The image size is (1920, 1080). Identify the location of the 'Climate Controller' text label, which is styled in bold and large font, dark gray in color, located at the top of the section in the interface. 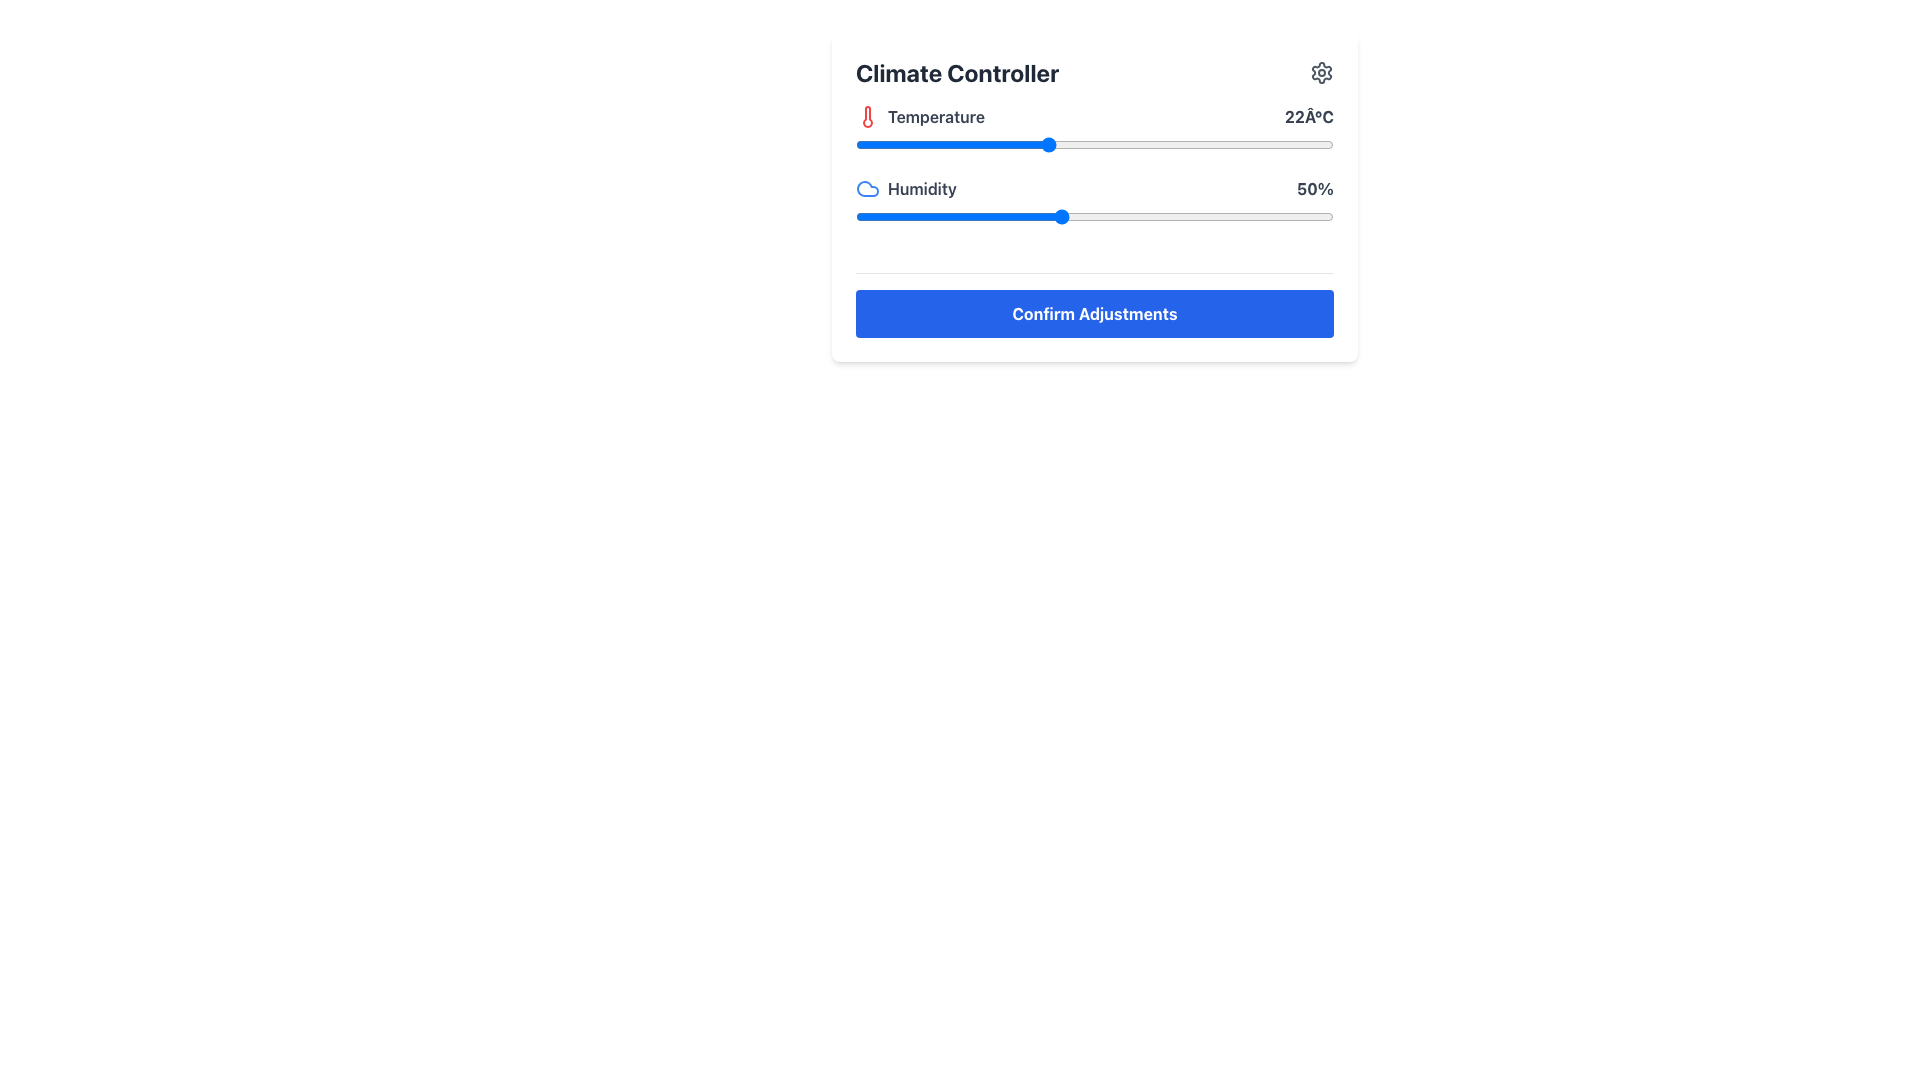
(956, 72).